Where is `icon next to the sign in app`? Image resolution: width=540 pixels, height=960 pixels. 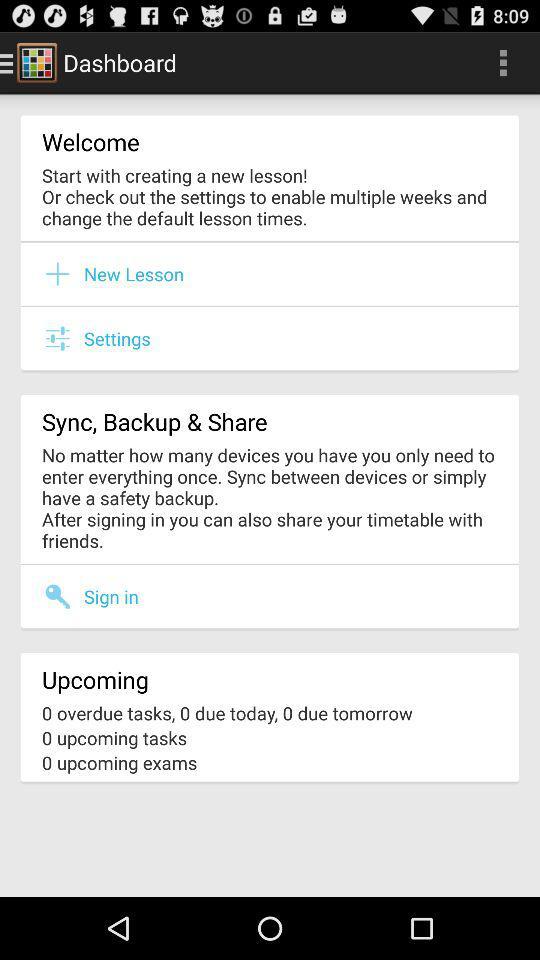 icon next to the sign in app is located at coordinates (63, 596).